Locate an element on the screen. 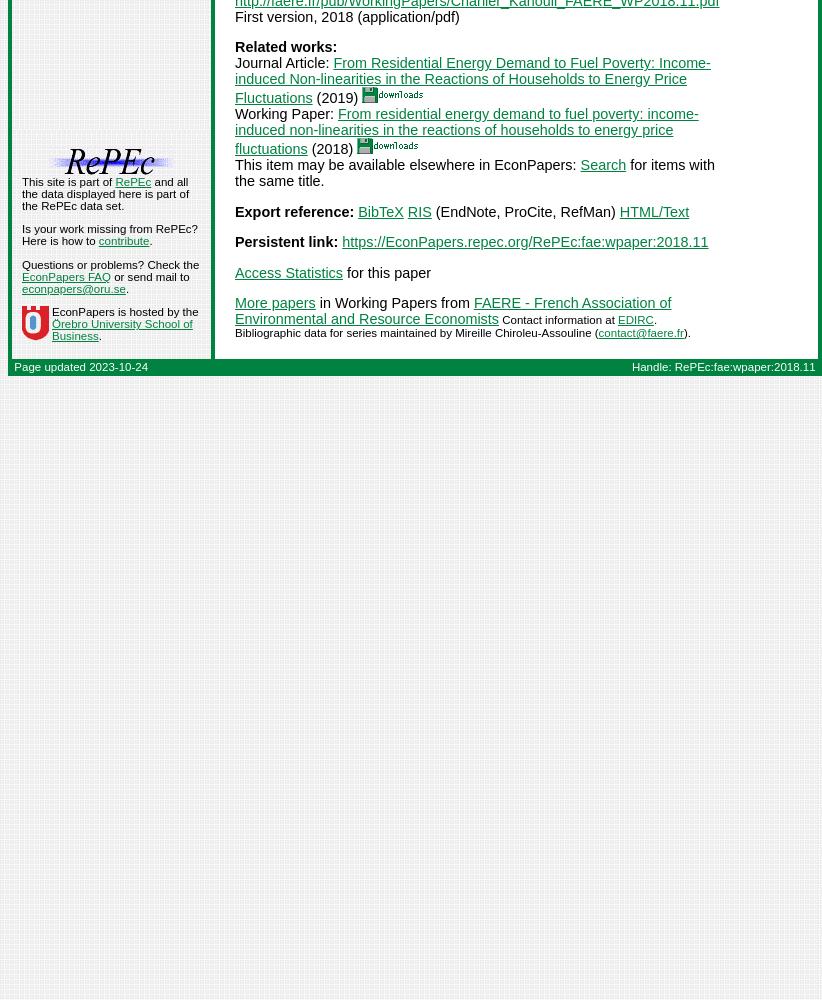  '(EndNote, ProCite, RefMan)' is located at coordinates (524, 210).